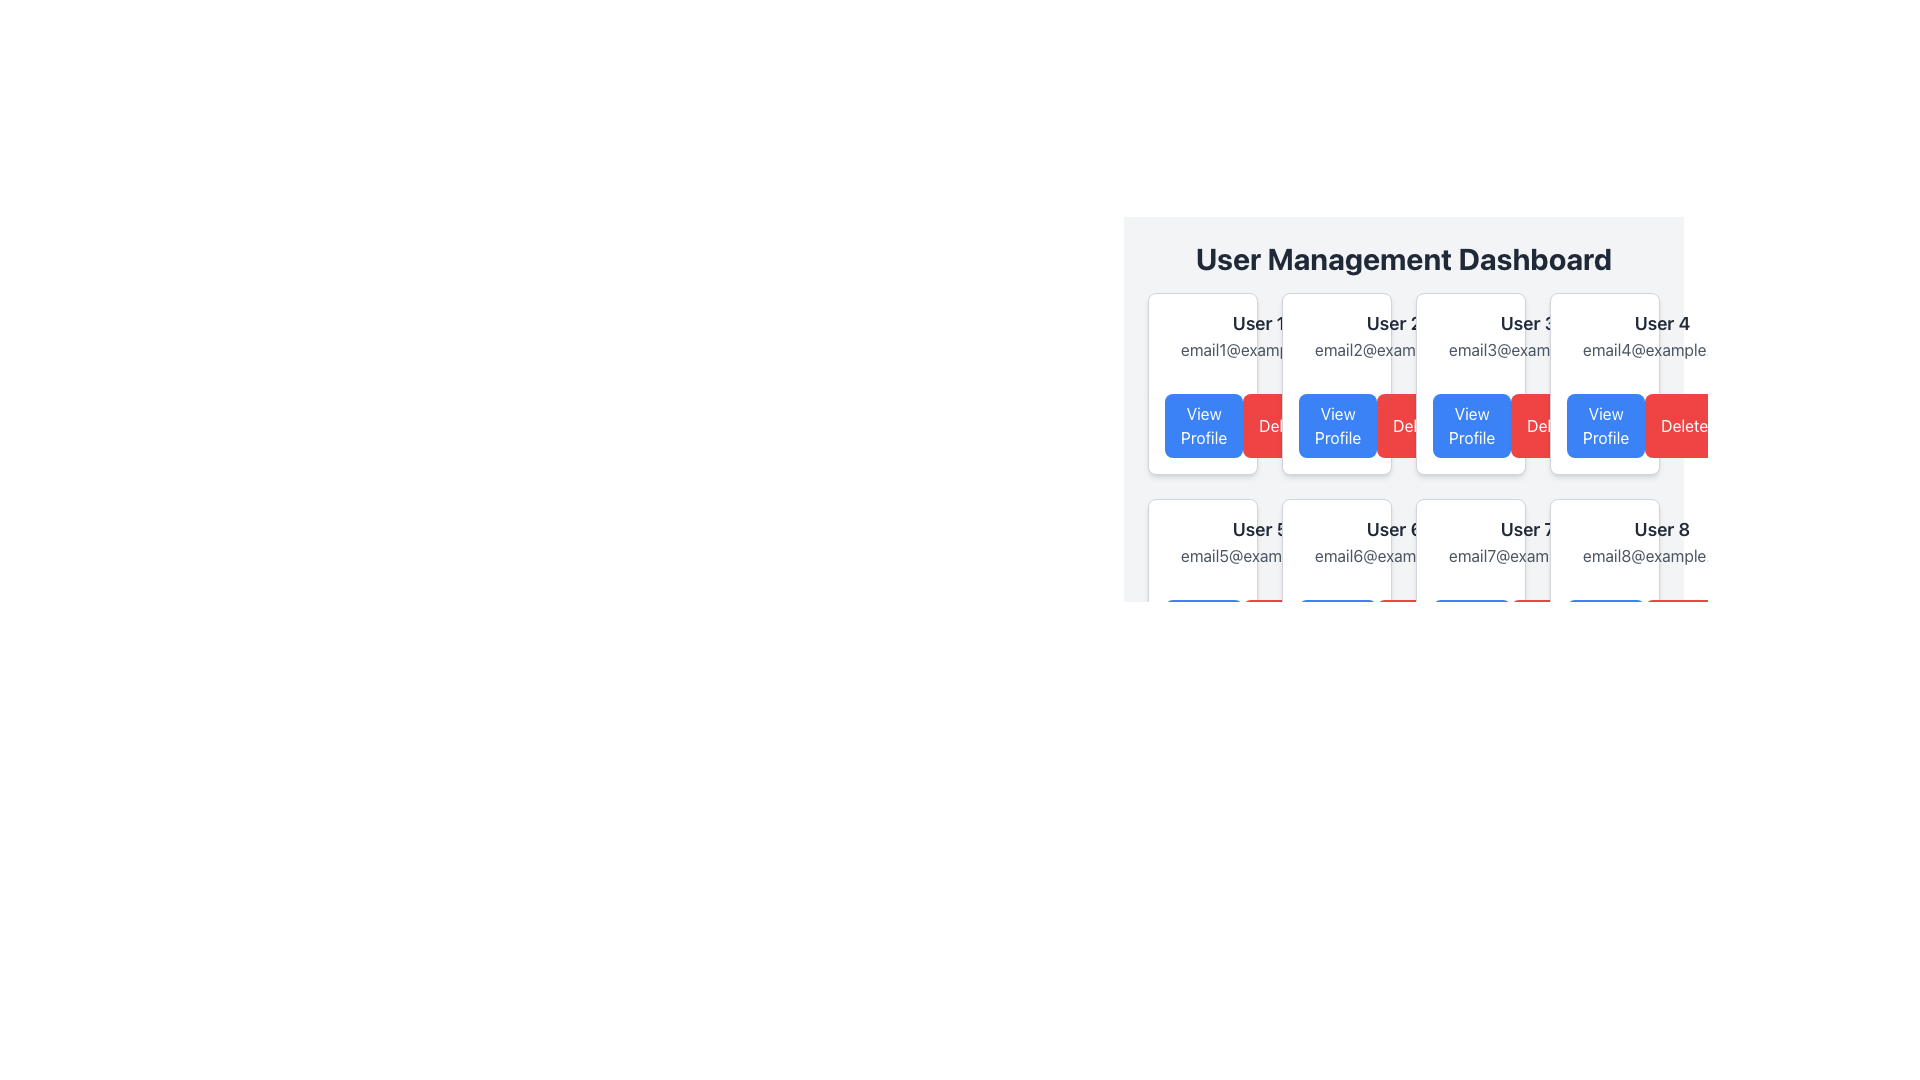  Describe the element at coordinates (1549, 424) in the screenshot. I see `the 'Delete' button with a red background and white text located within the user management card under 'User 4' to initiate a delete action` at that location.